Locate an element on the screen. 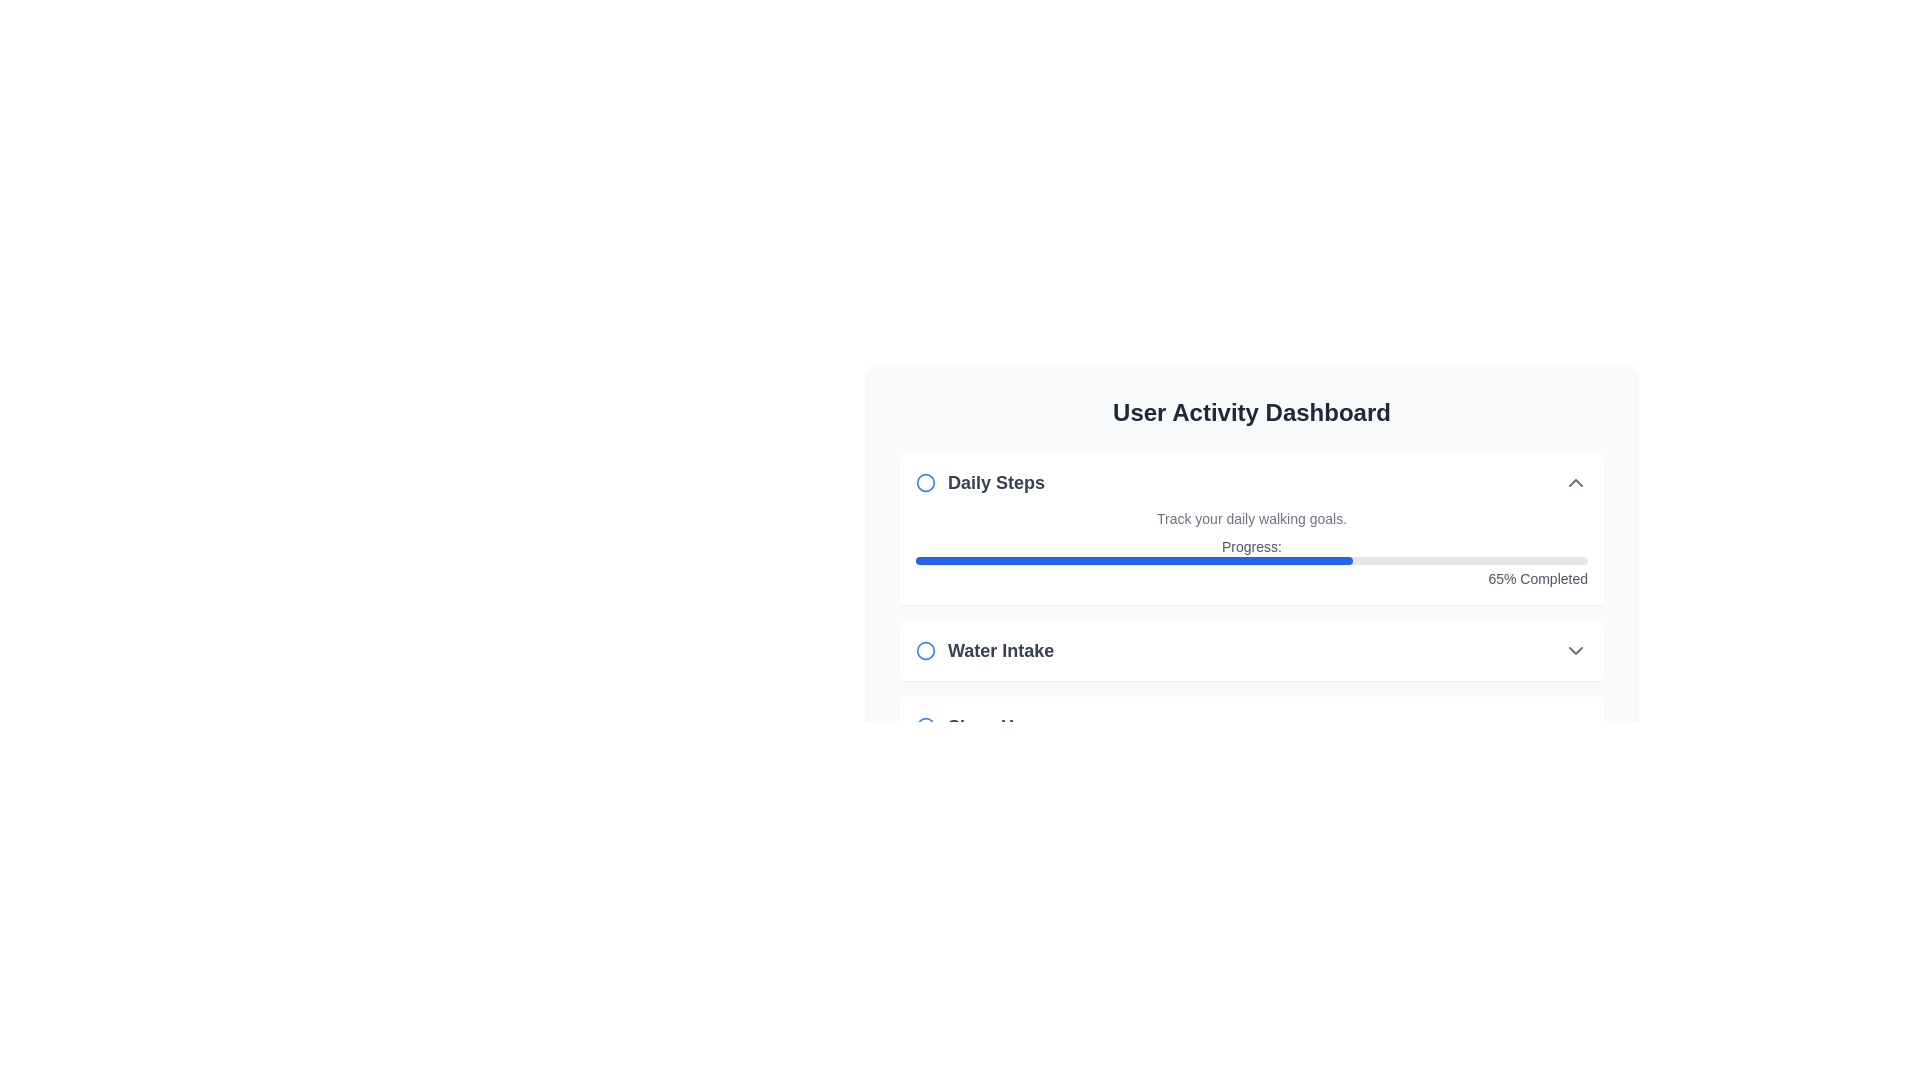 The height and width of the screenshot is (1080, 1920). the circular icon with a blue border located to the left of the 'Water Intake' text label is located at coordinates (925, 651).